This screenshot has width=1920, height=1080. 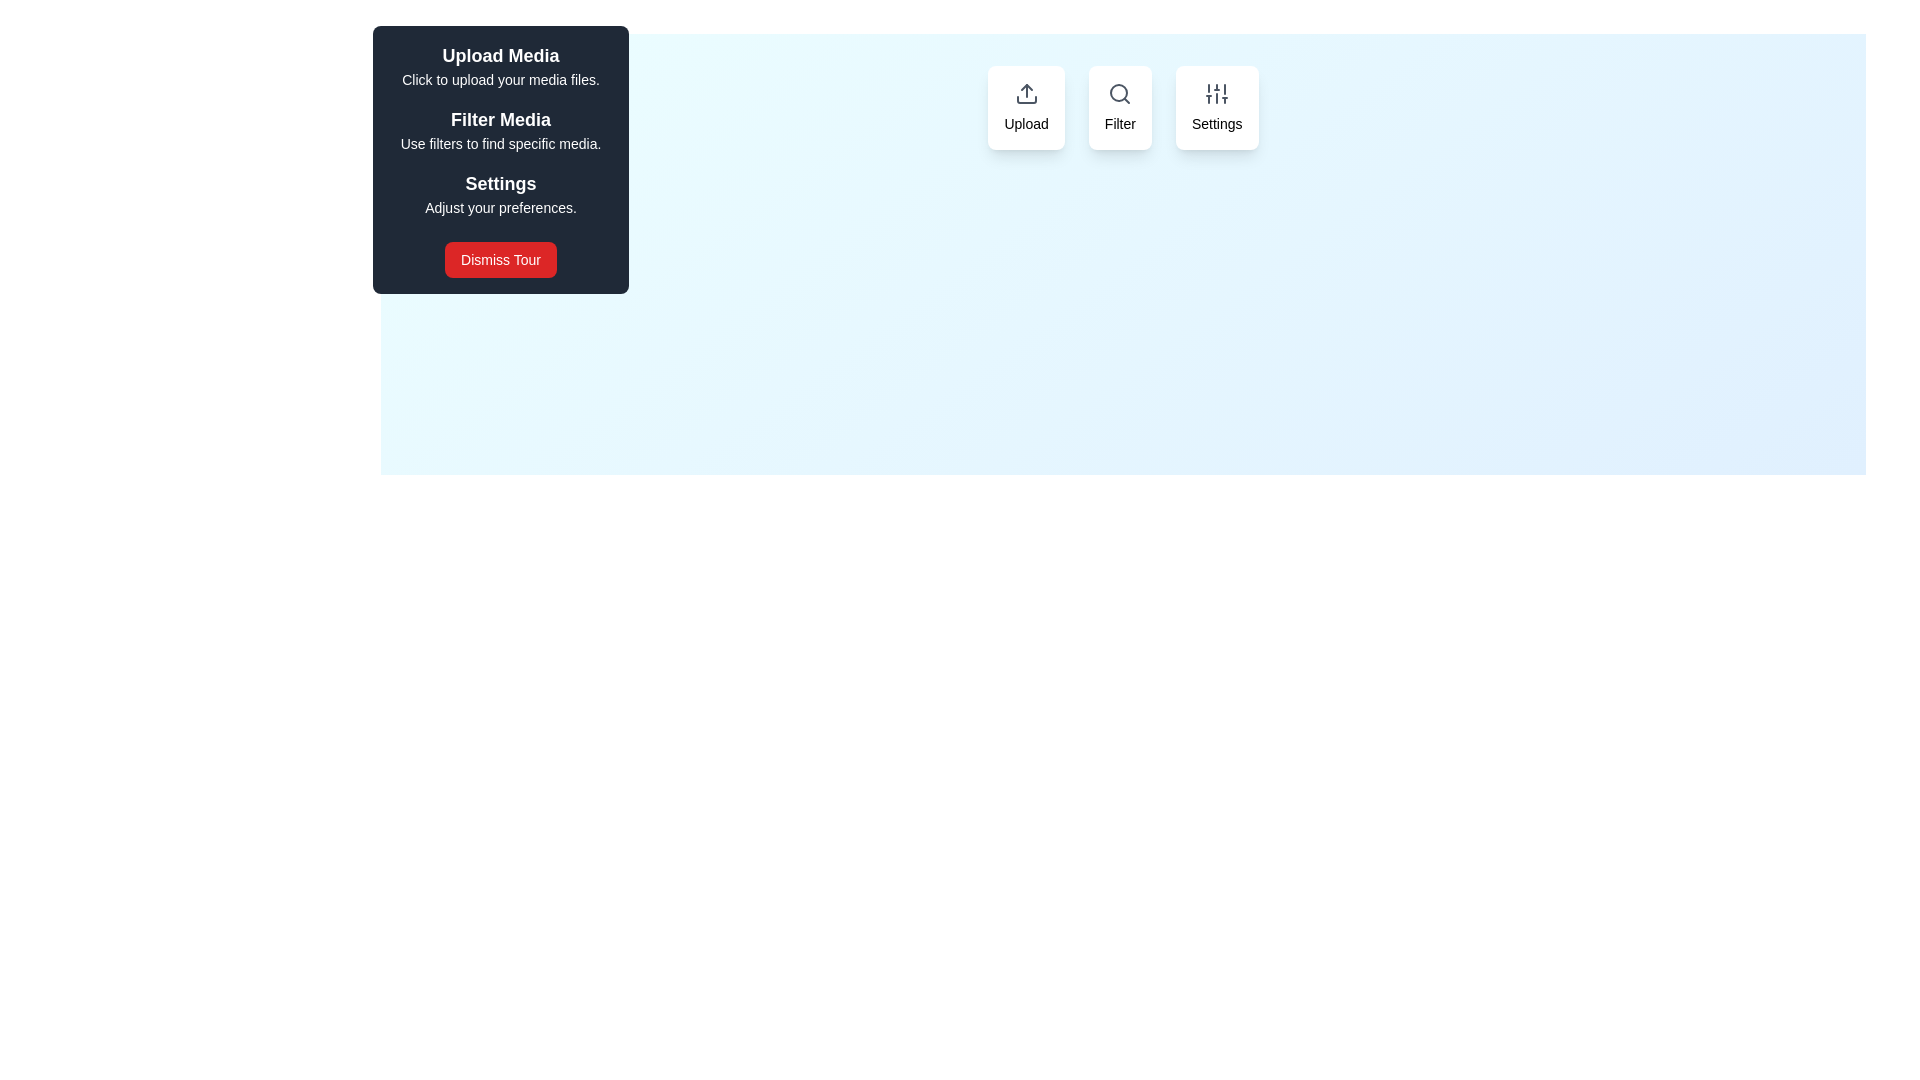 What do you see at coordinates (500, 130) in the screenshot?
I see `the Informational text block that serves as a section header for filter-related actions, located below 'Upload Media' and above 'Settings' in the dark gray popup card` at bounding box center [500, 130].